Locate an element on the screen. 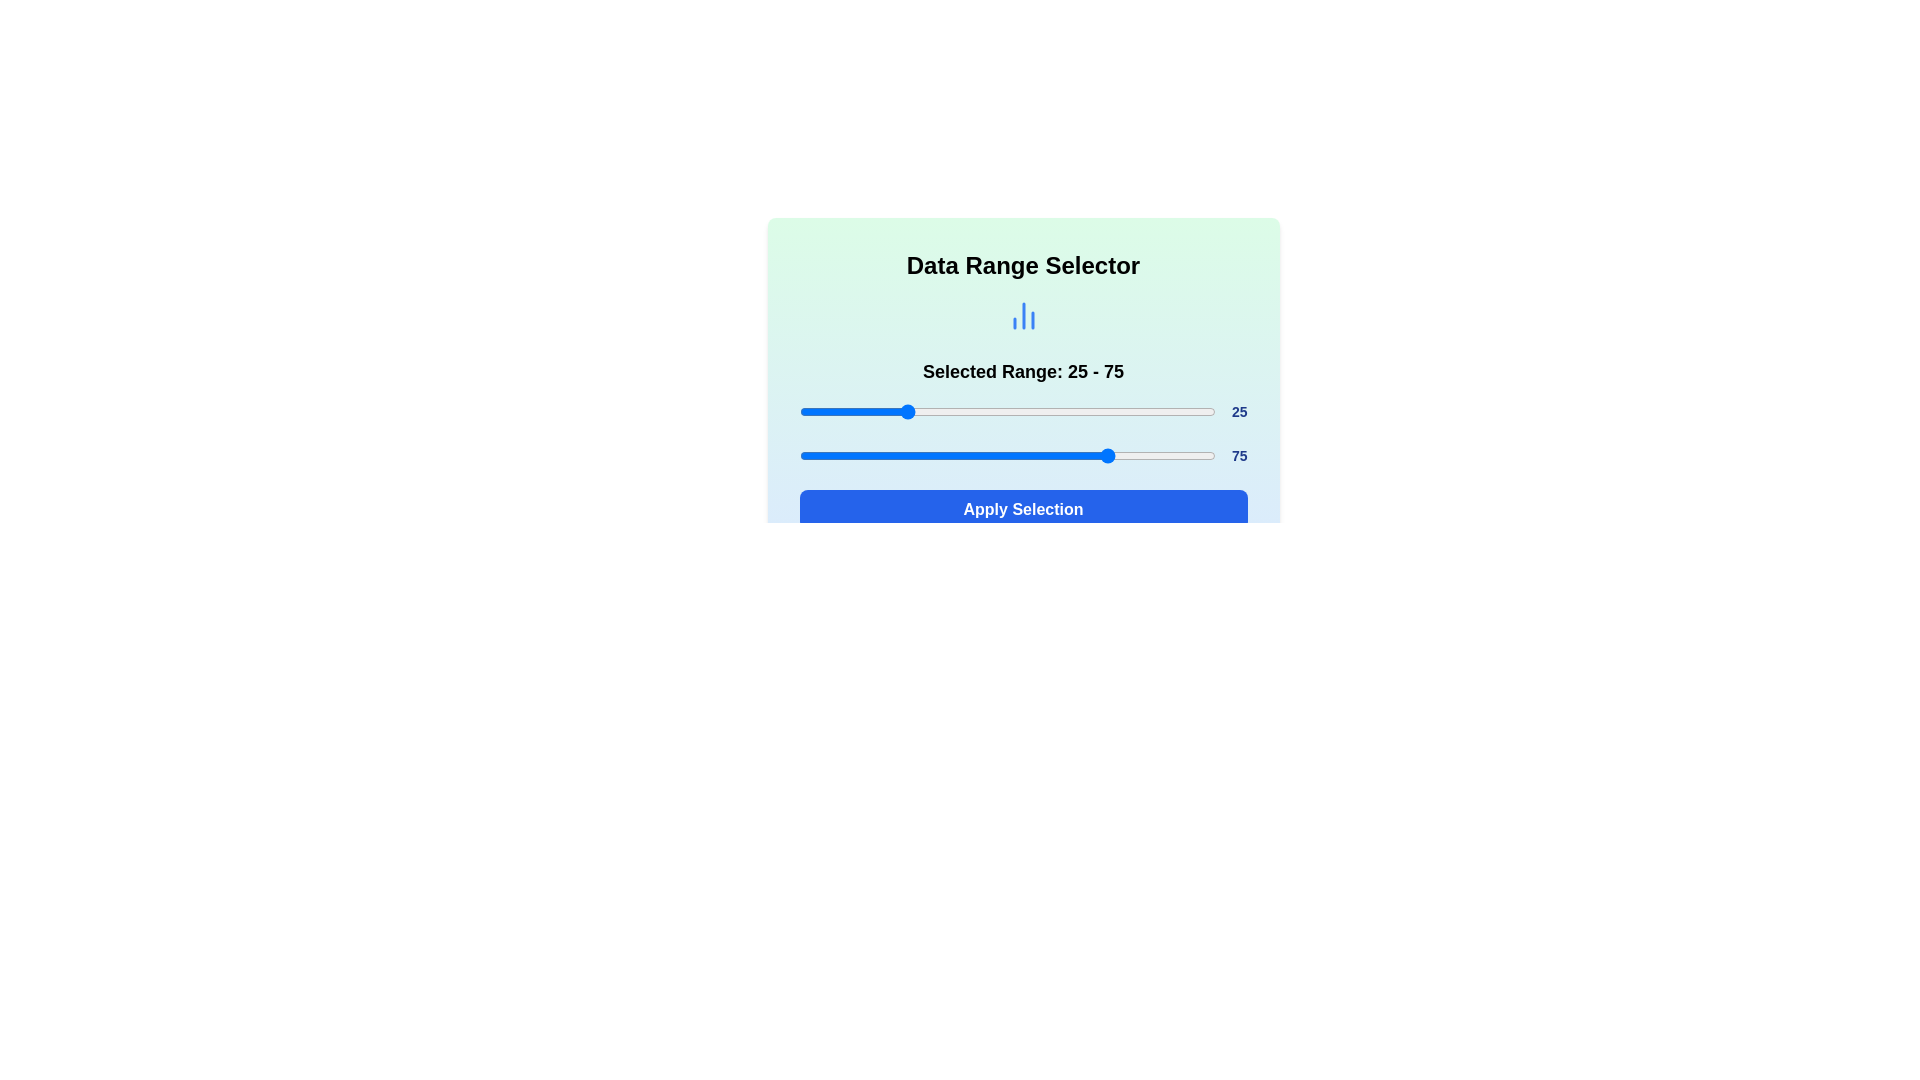 This screenshot has width=1920, height=1080. the 'Apply Selection' button to confirm the selected range is located at coordinates (1023, 508).